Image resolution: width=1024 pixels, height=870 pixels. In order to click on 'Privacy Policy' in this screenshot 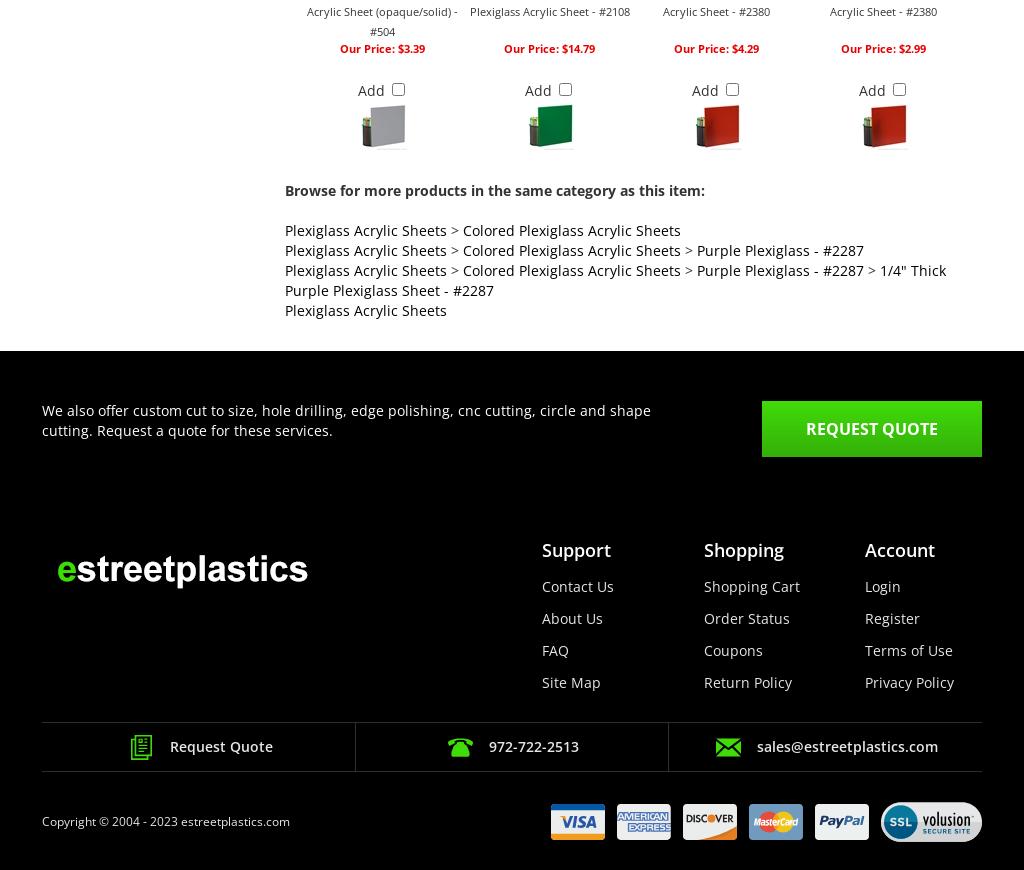, I will do `click(908, 682)`.